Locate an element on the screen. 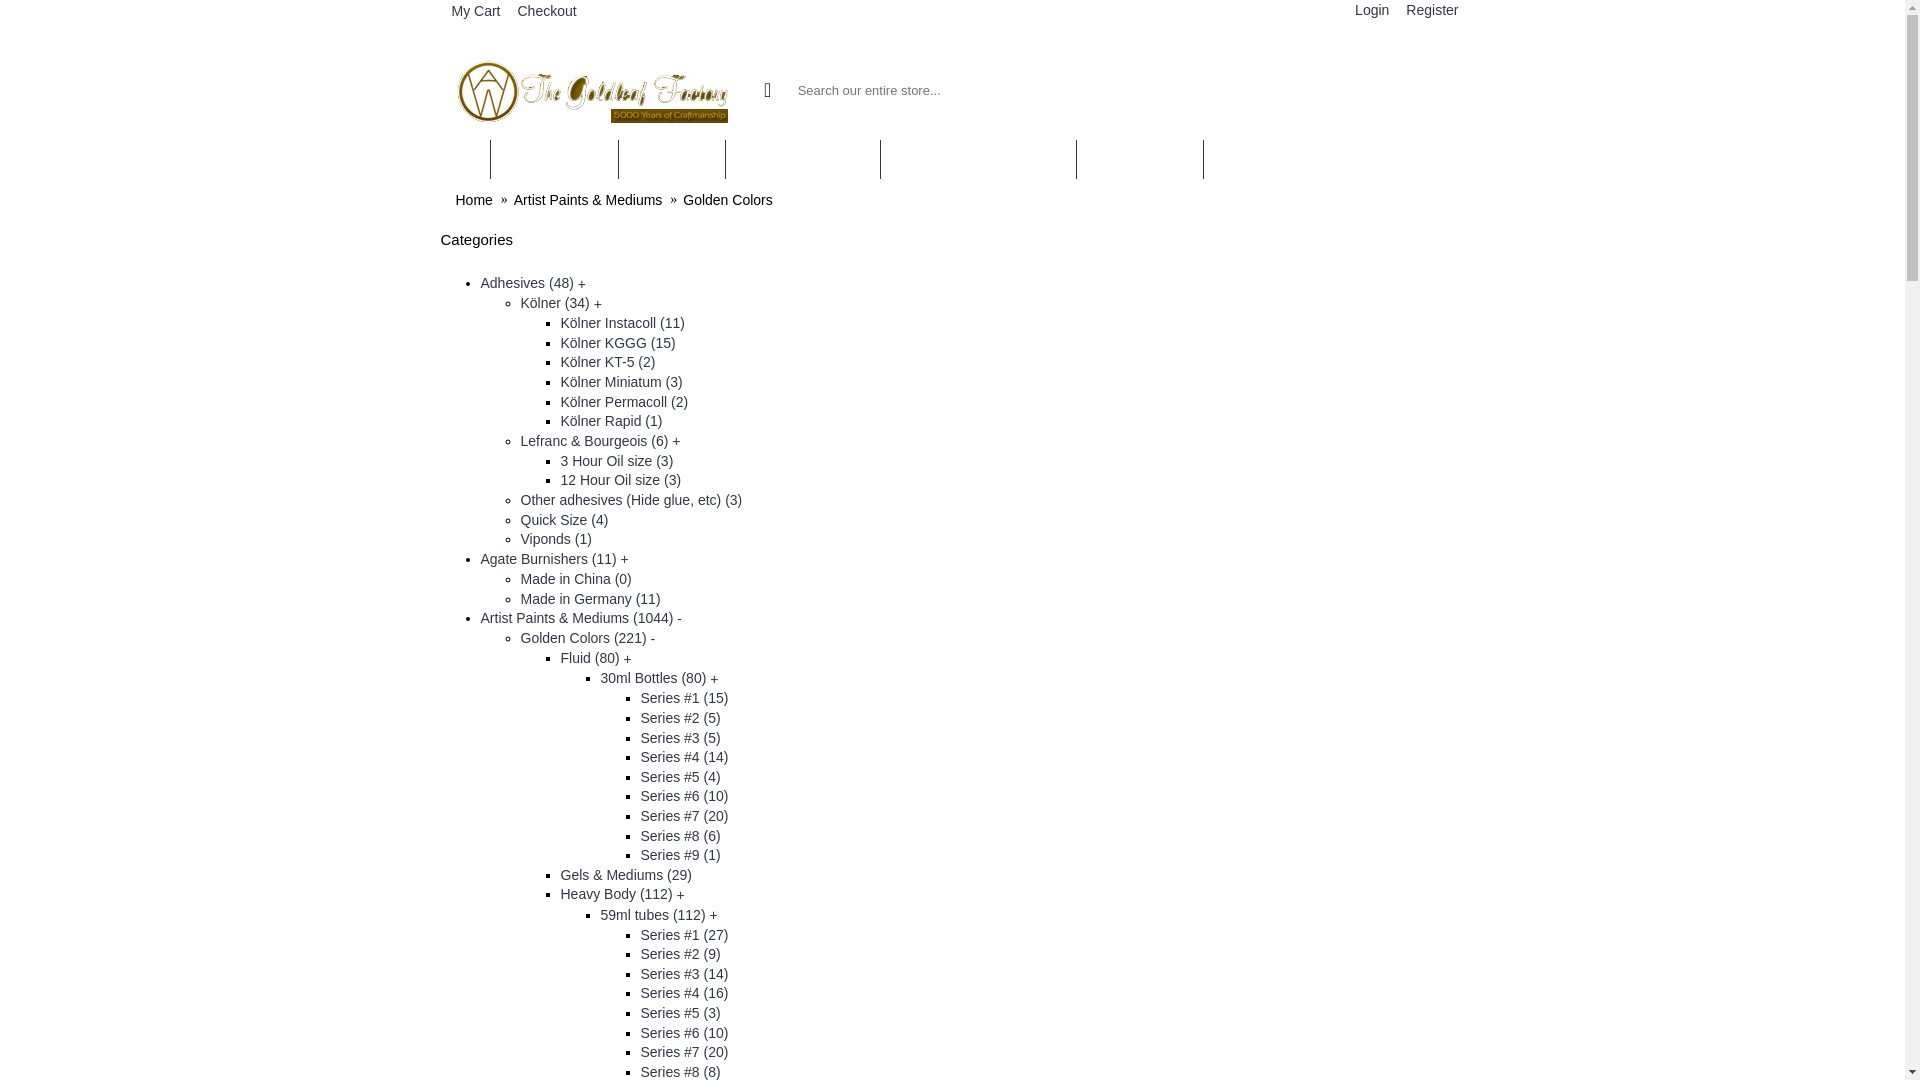 The width and height of the screenshot is (1920, 1080). 'Series #1 (27)' is located at coordinates (683, 934).